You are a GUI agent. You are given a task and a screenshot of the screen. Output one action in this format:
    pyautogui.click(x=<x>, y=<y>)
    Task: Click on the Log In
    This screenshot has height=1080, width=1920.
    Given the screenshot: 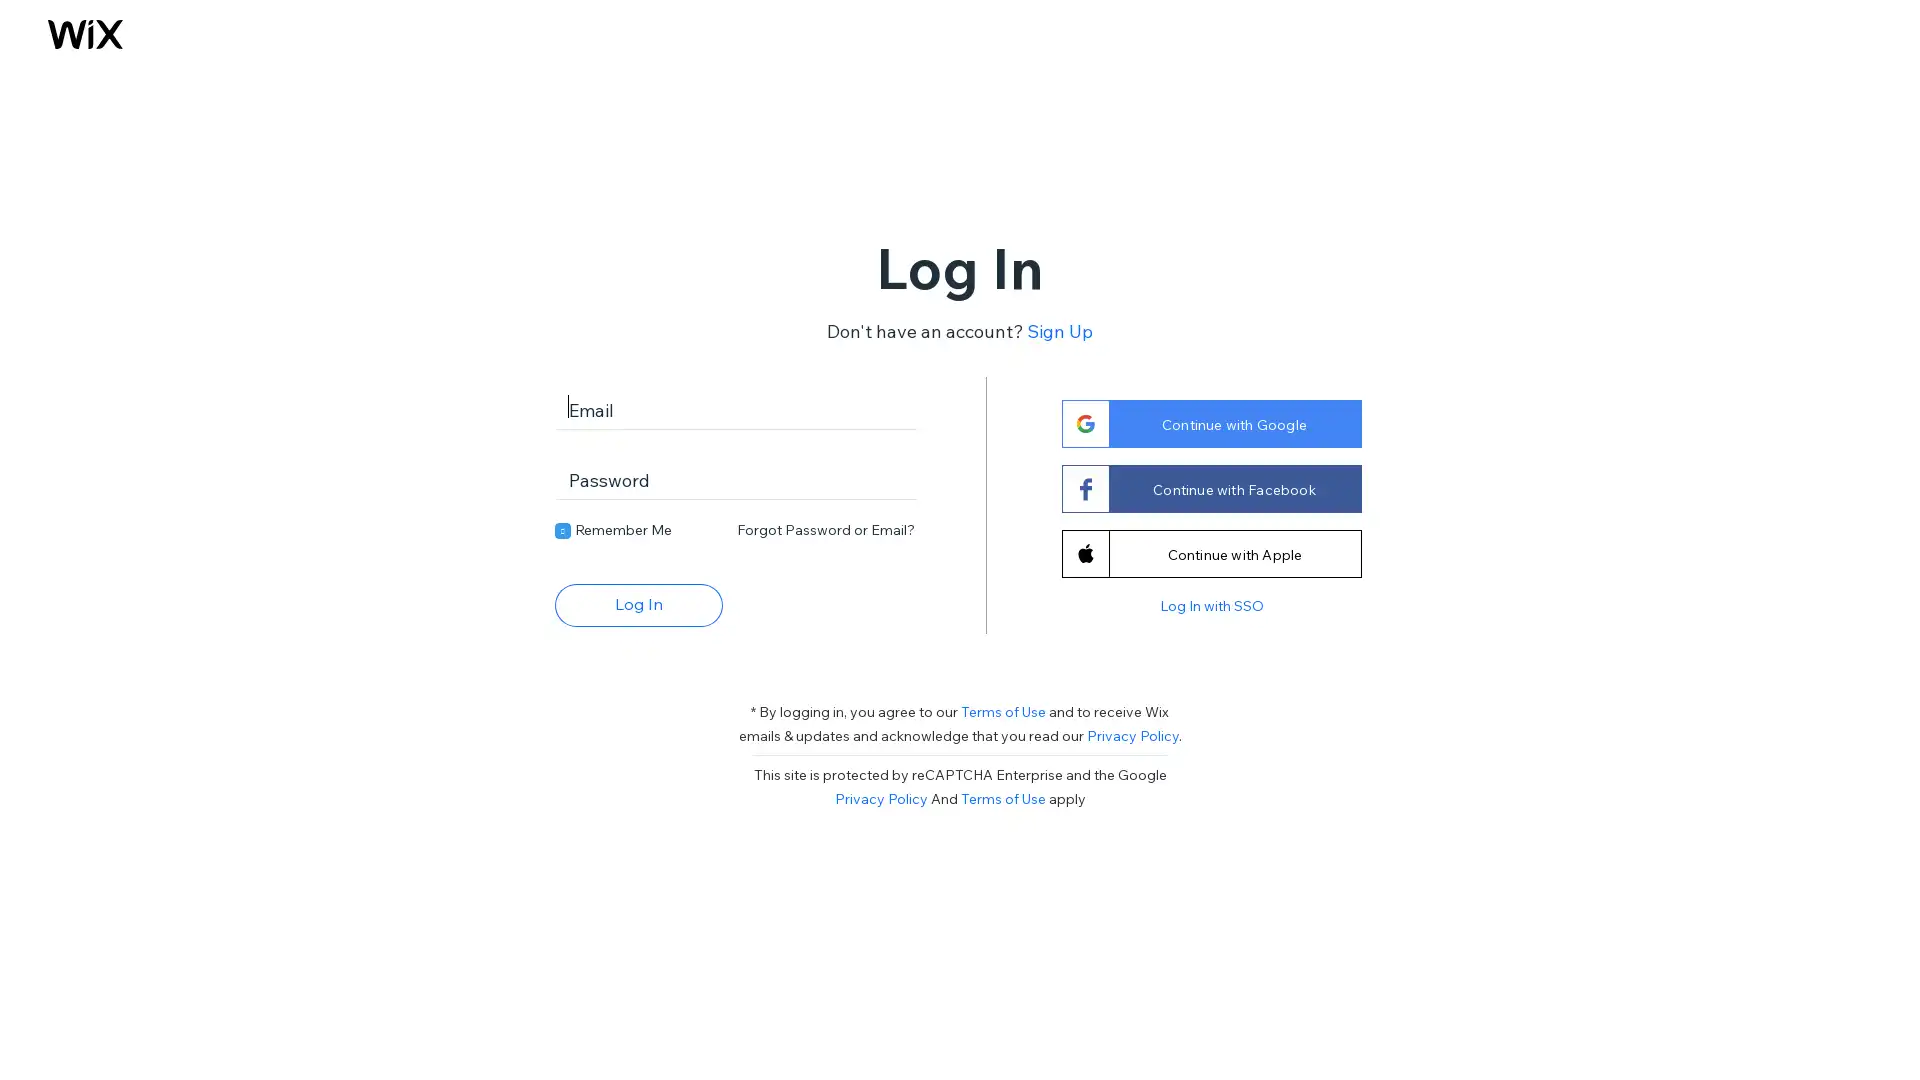 What is the action you would take?
    pyautogui.click(x=637, y=603)
    